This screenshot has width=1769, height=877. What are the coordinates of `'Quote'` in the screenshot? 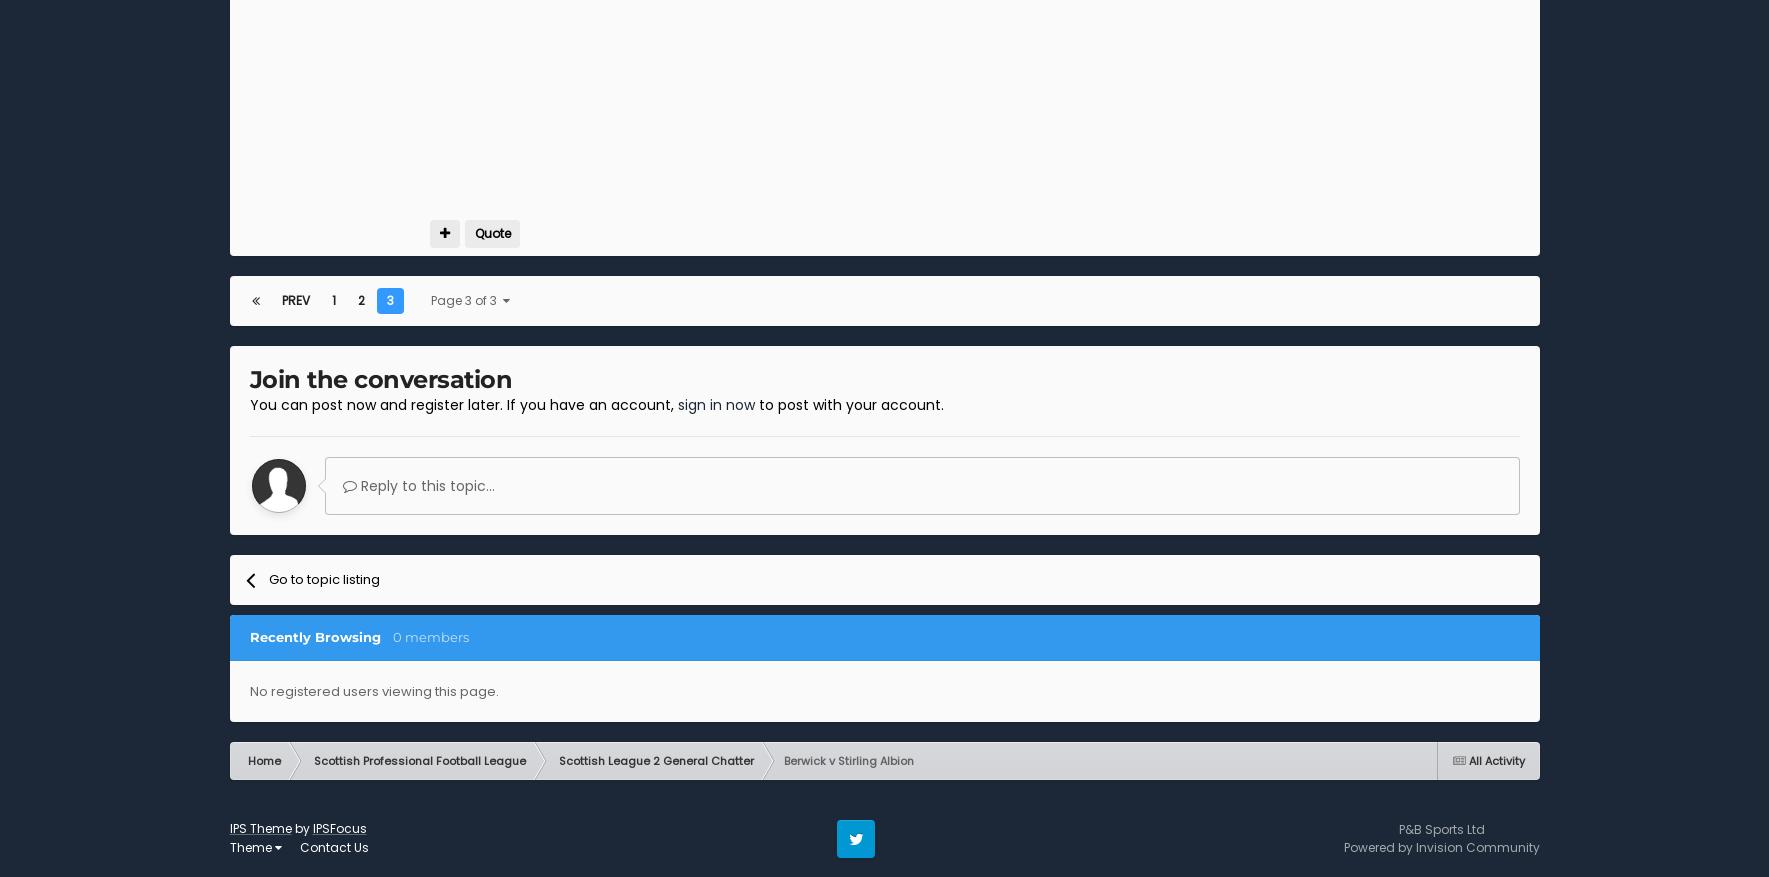 It's located at (490, 232).